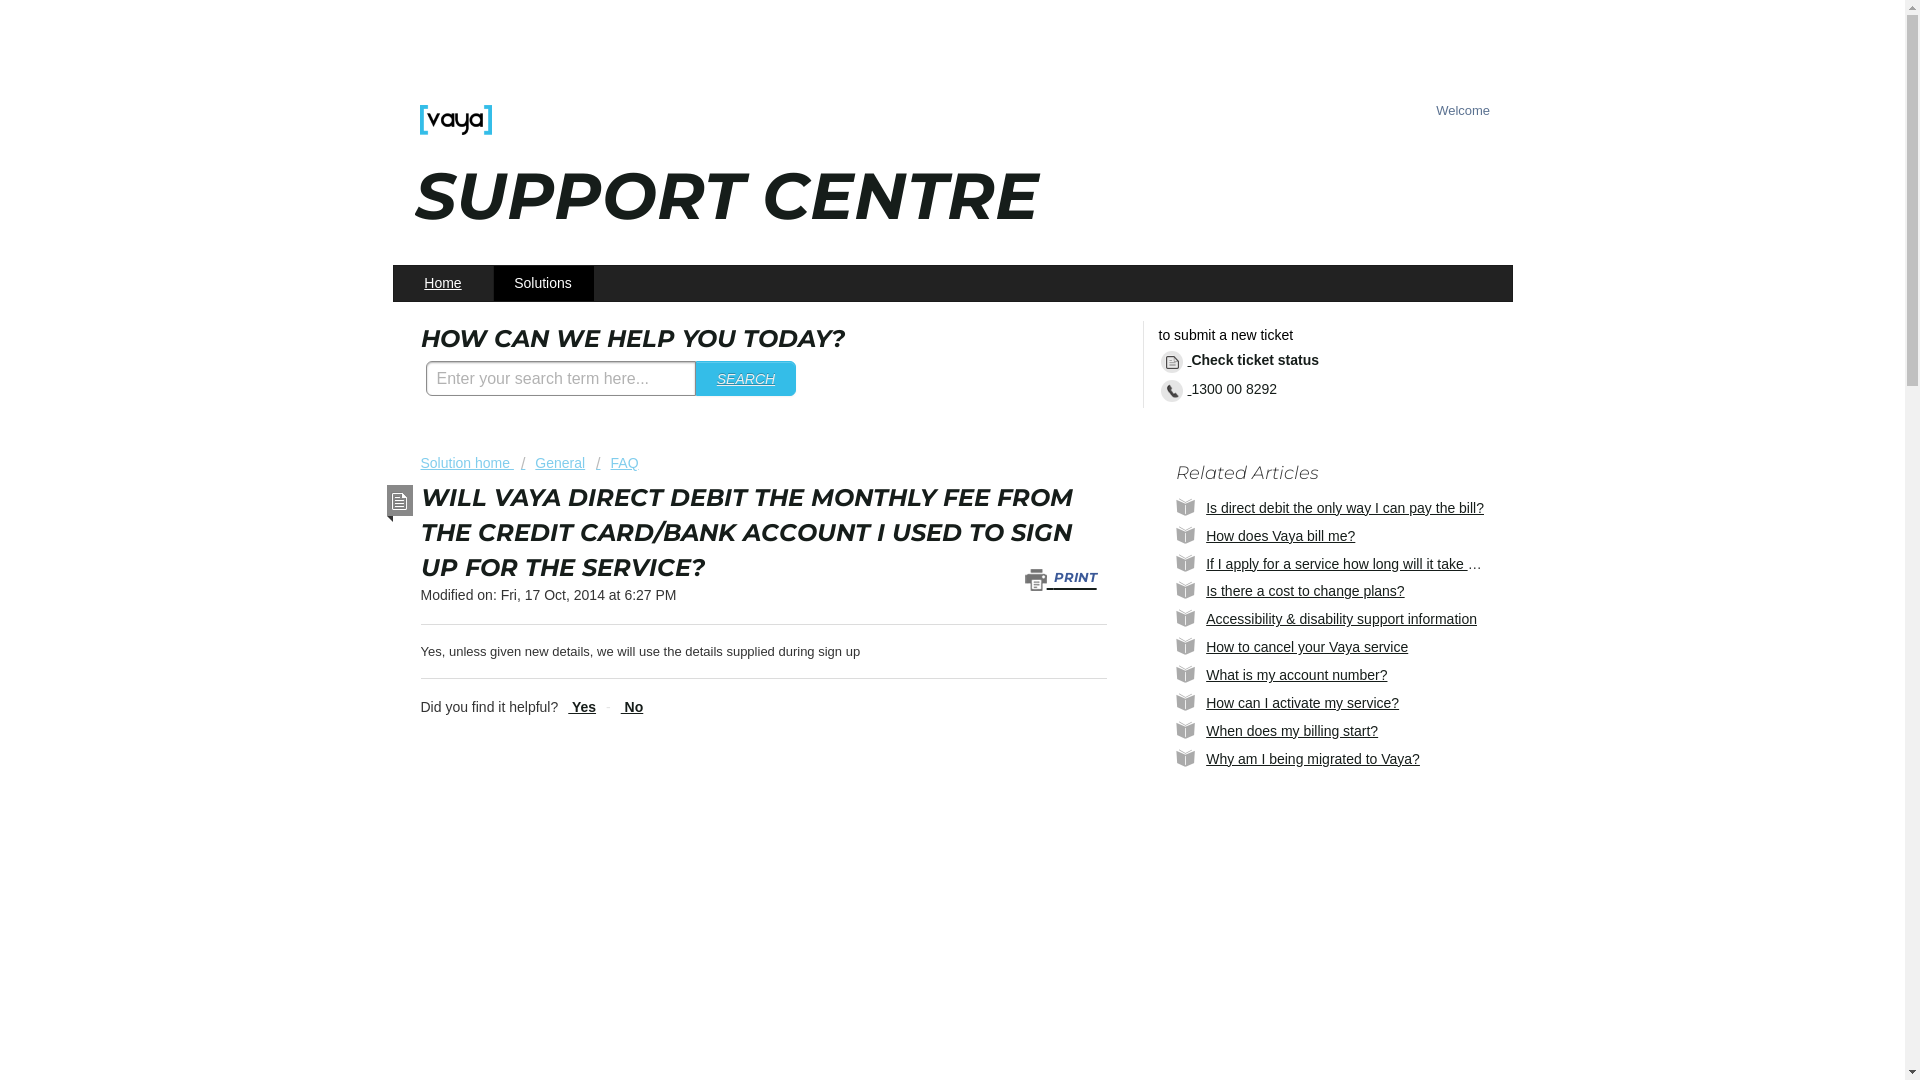 This screenshot has height=1080, width=1920. What do you see at coordinates (1064, 577) in the screenshot?
I see `'PRINT'` at bounding box center [1064, 577].